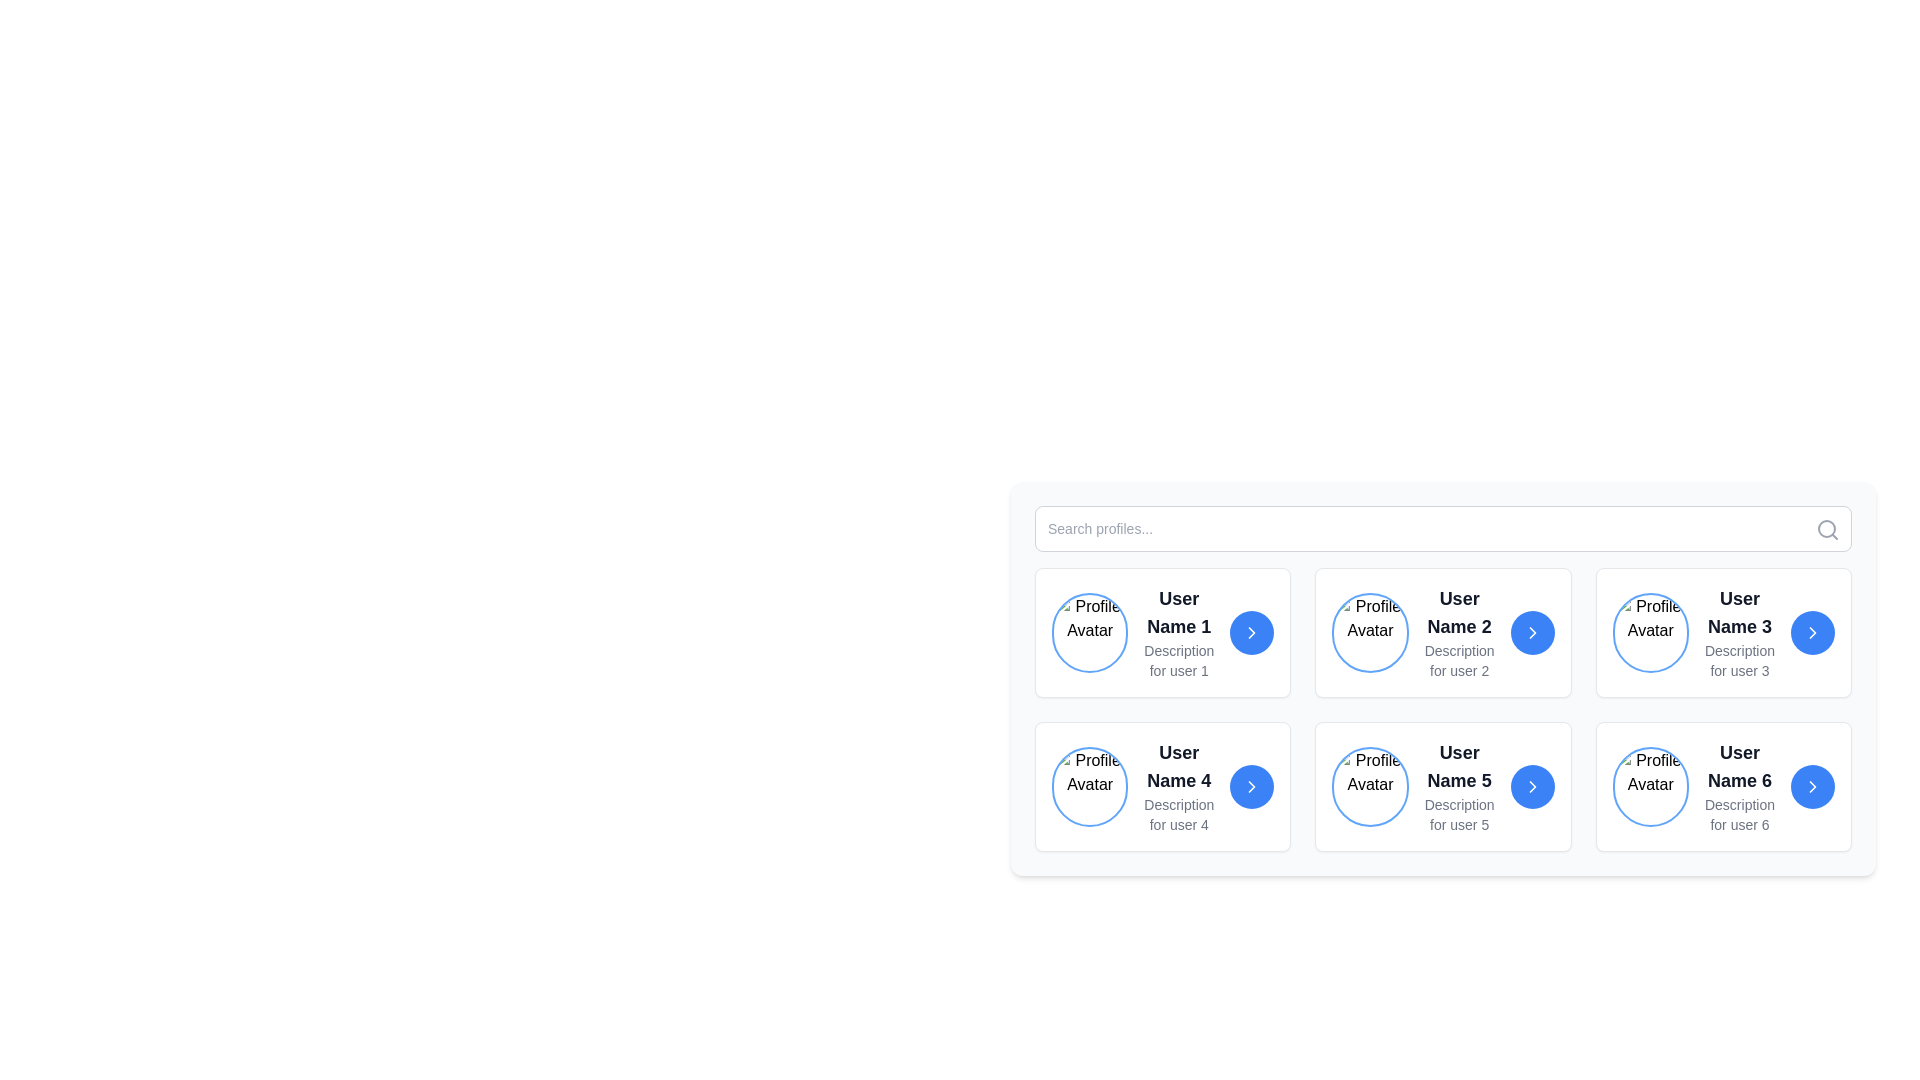 The height and width of the screenshot is (1080, 1920). I want to click on the navigational button located at the rightmost side of the card for 'User Name 1', so click(1251, 632).